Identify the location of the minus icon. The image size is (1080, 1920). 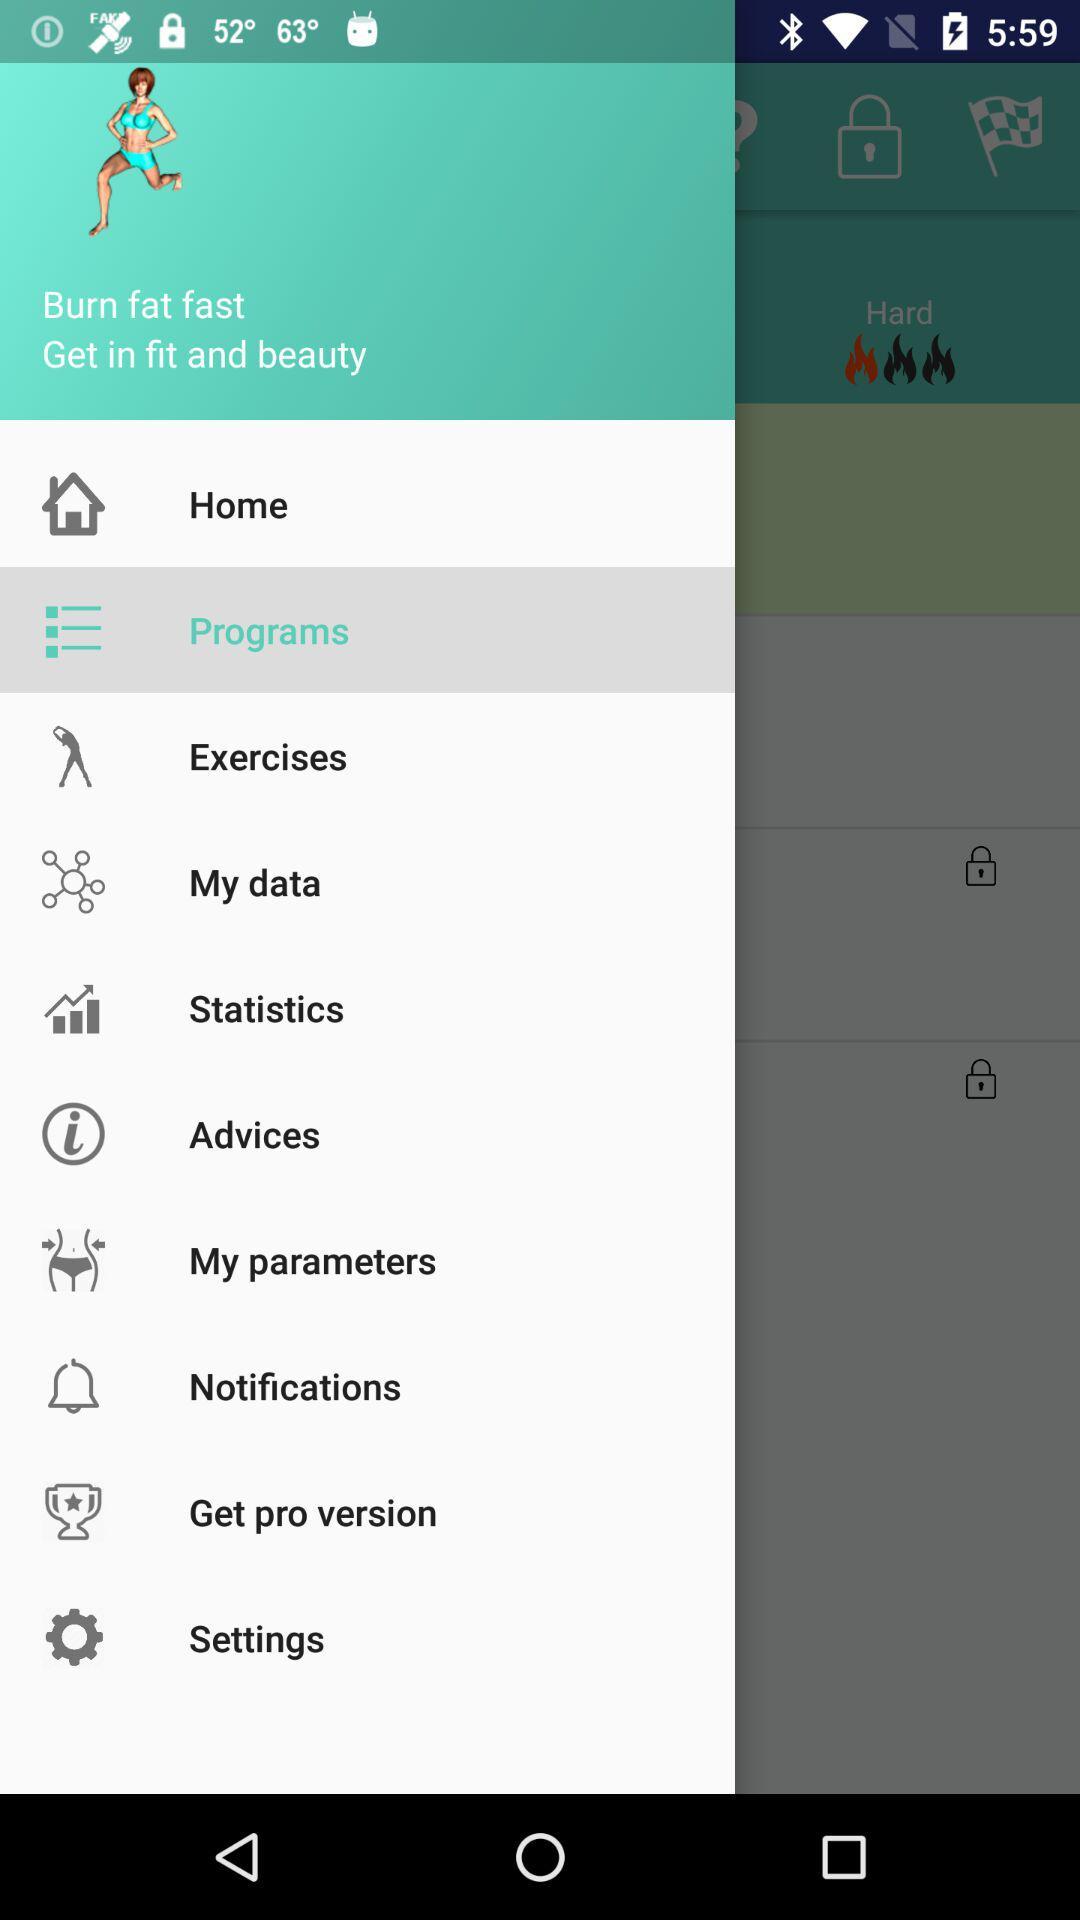
(538, 599).